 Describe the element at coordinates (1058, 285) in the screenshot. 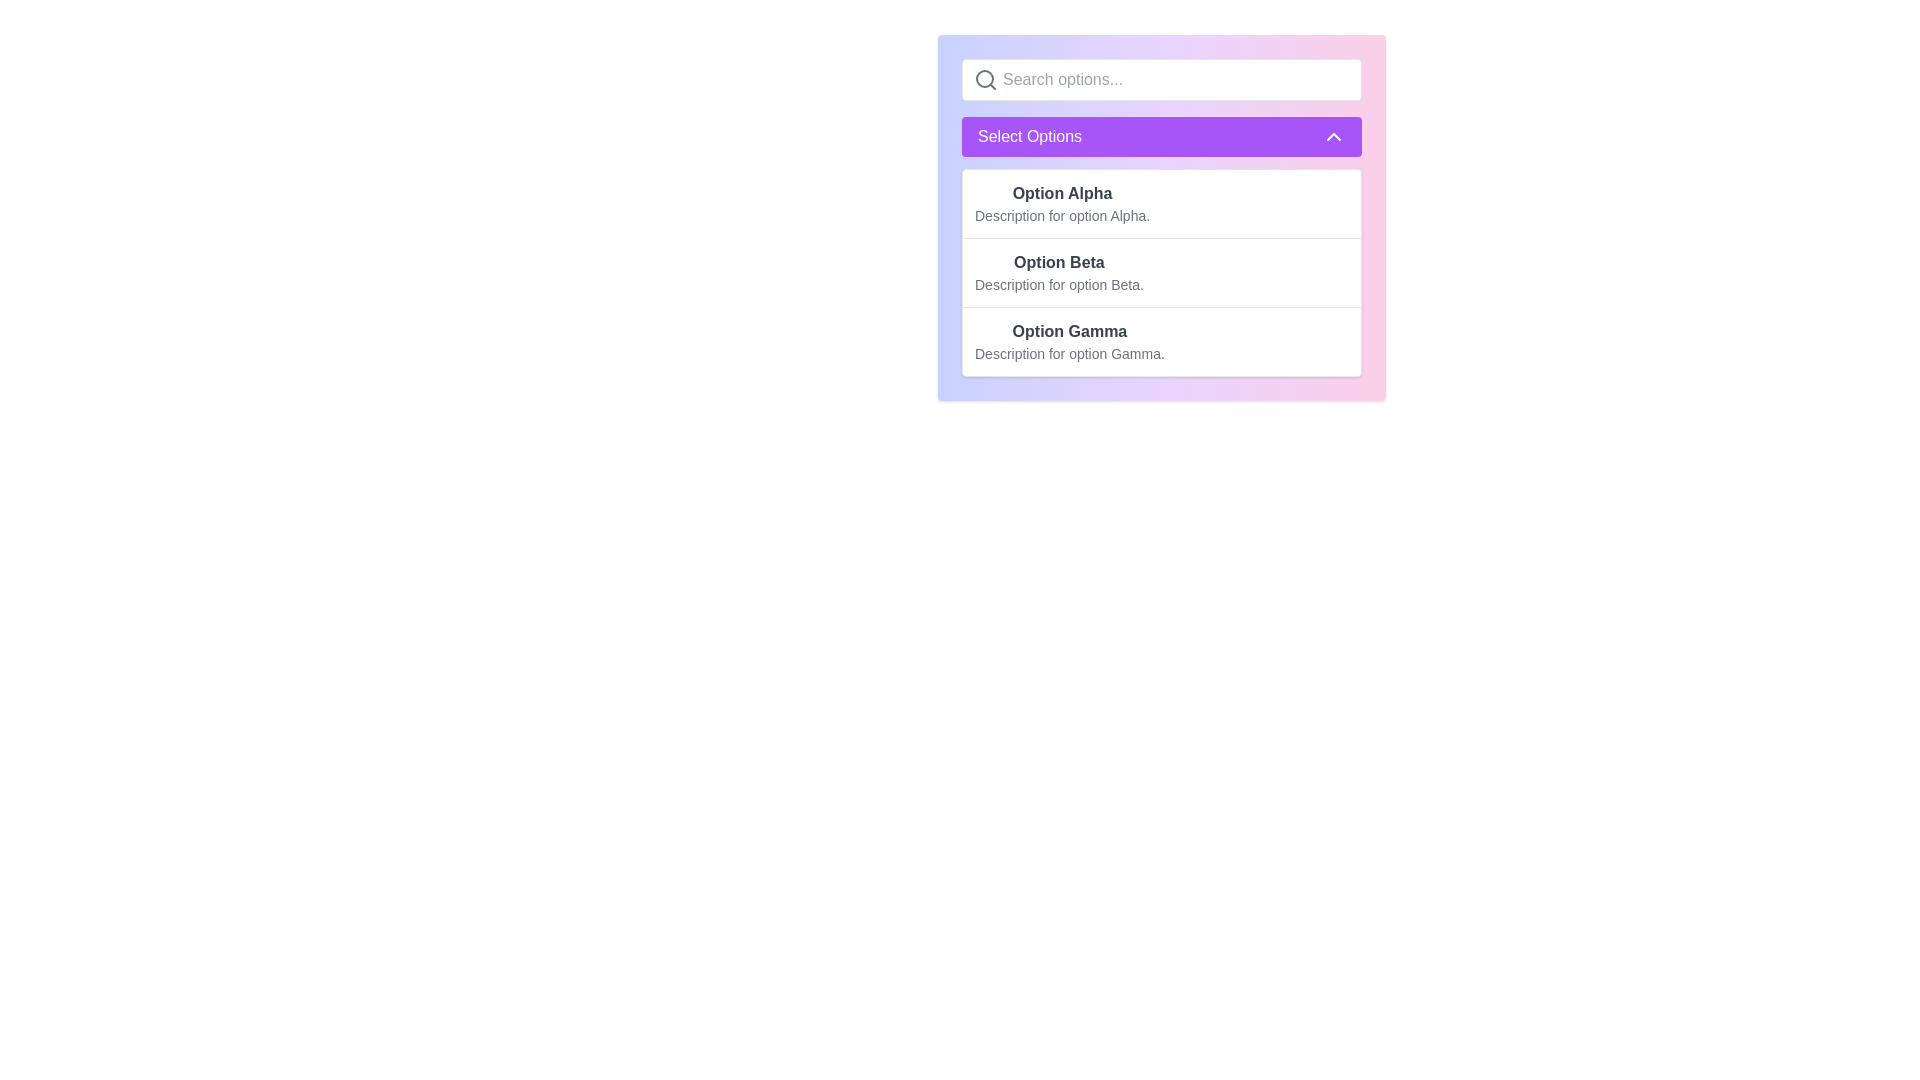

I see `text content of the descriptive label located directly below 'Option Beta' in the dropdown panel` at that location.